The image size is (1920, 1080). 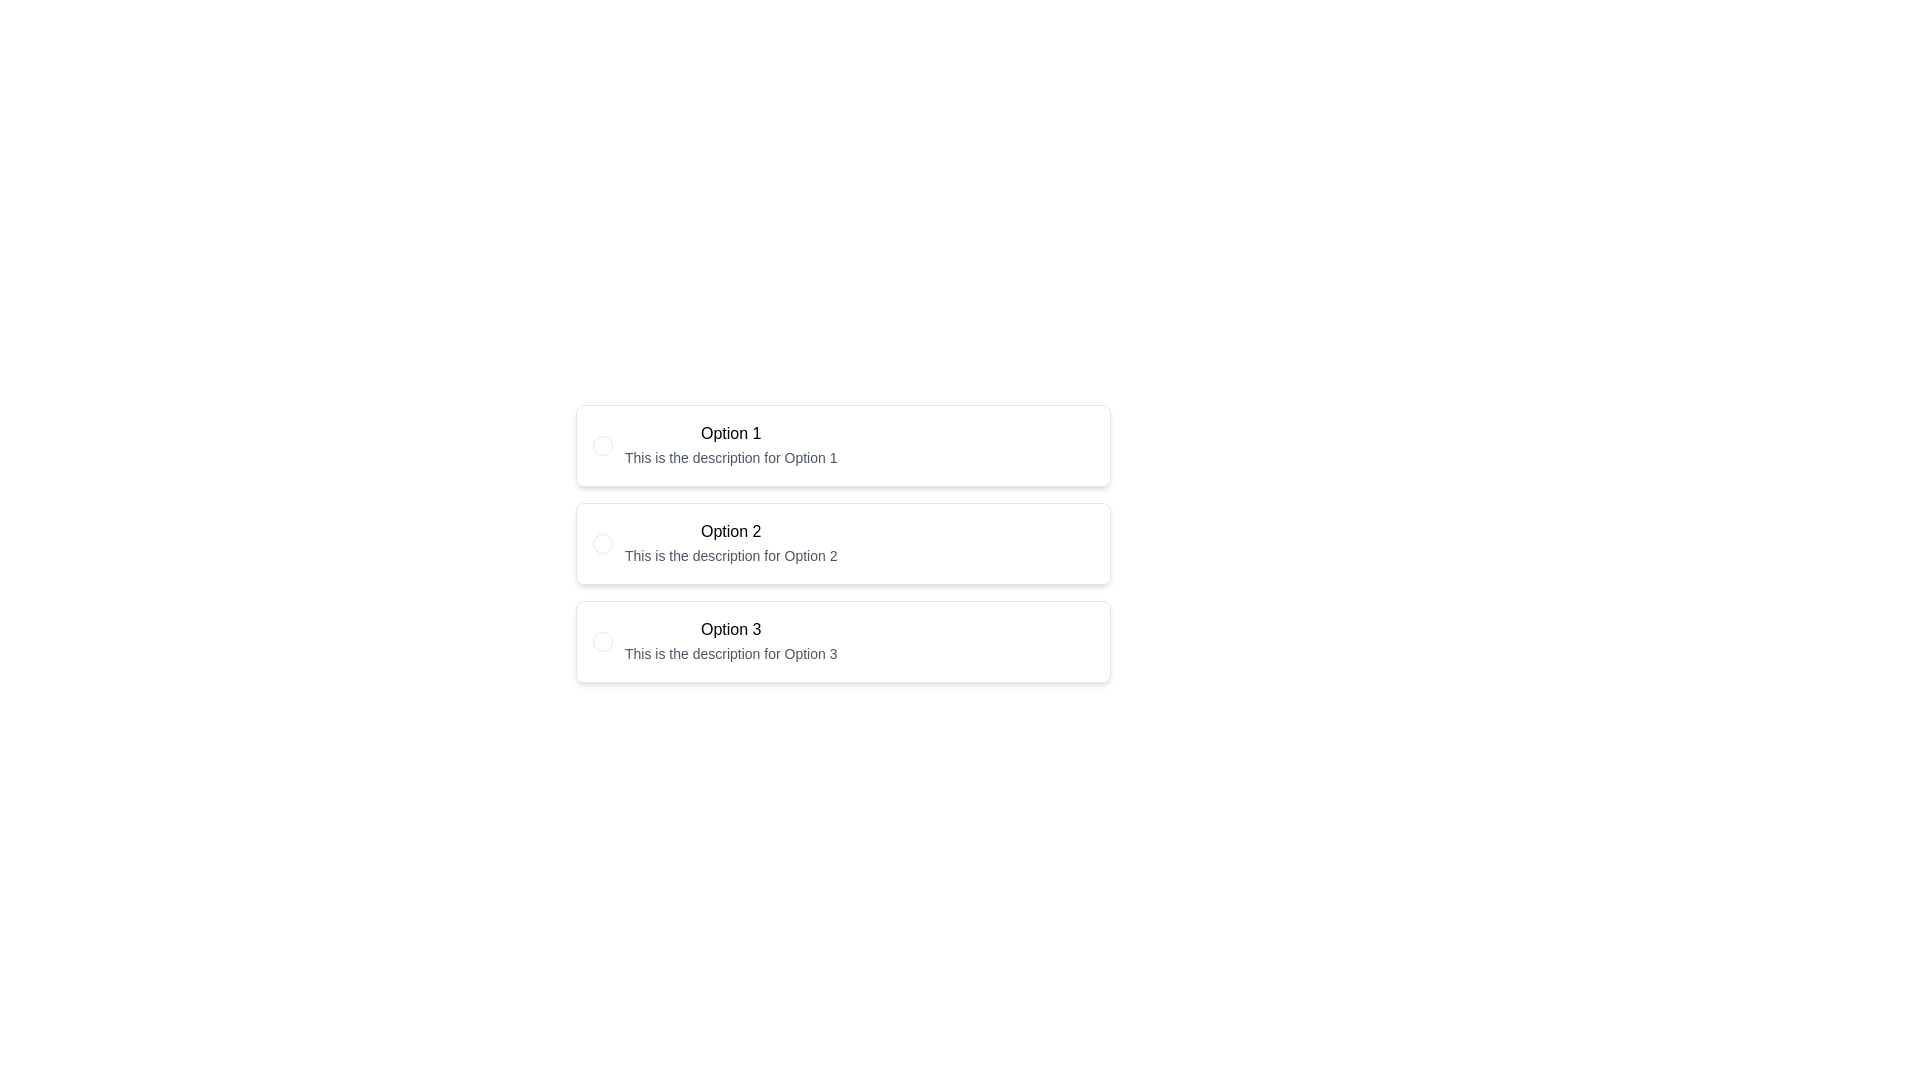 I want to click on the descriptive text label that provides information about 'Option 2', located below the text 'Option 2', so click(x=730, y=555).